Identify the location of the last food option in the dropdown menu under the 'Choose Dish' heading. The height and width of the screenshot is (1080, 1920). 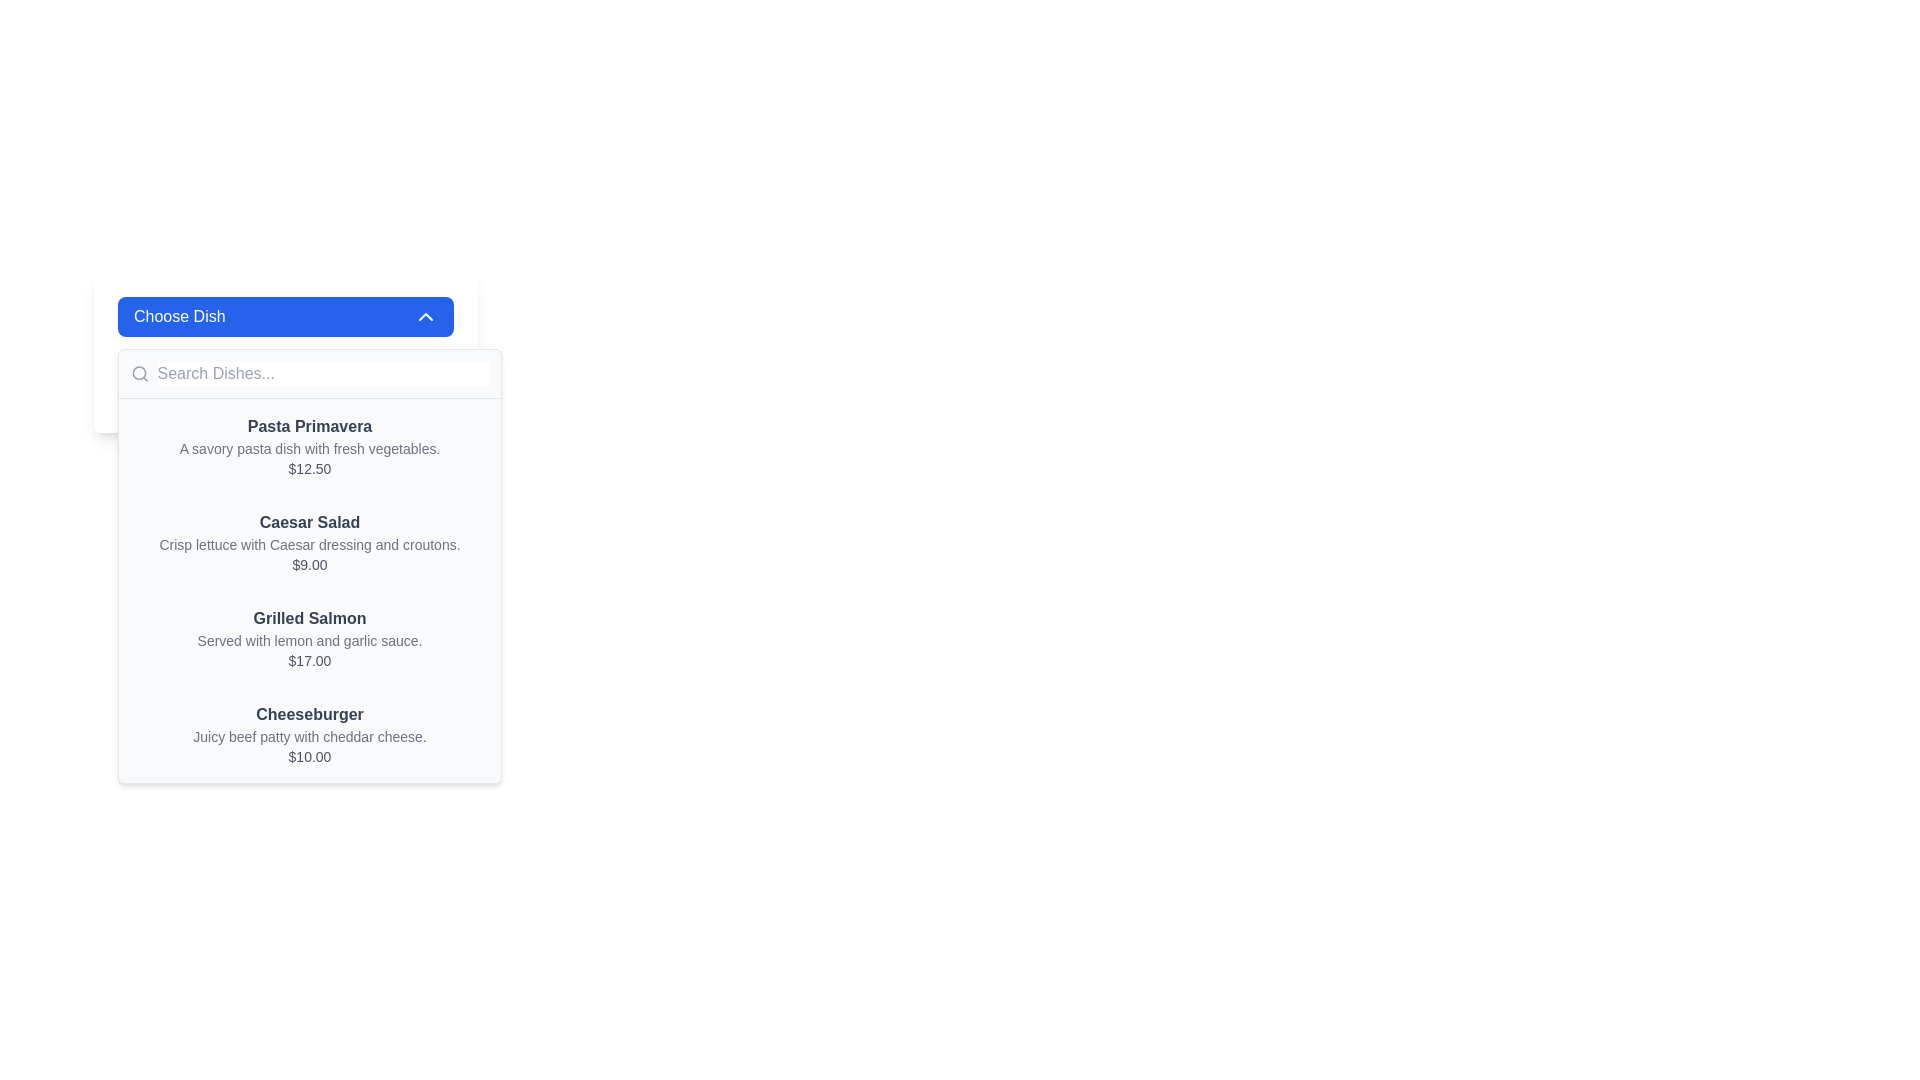
(309, 735).